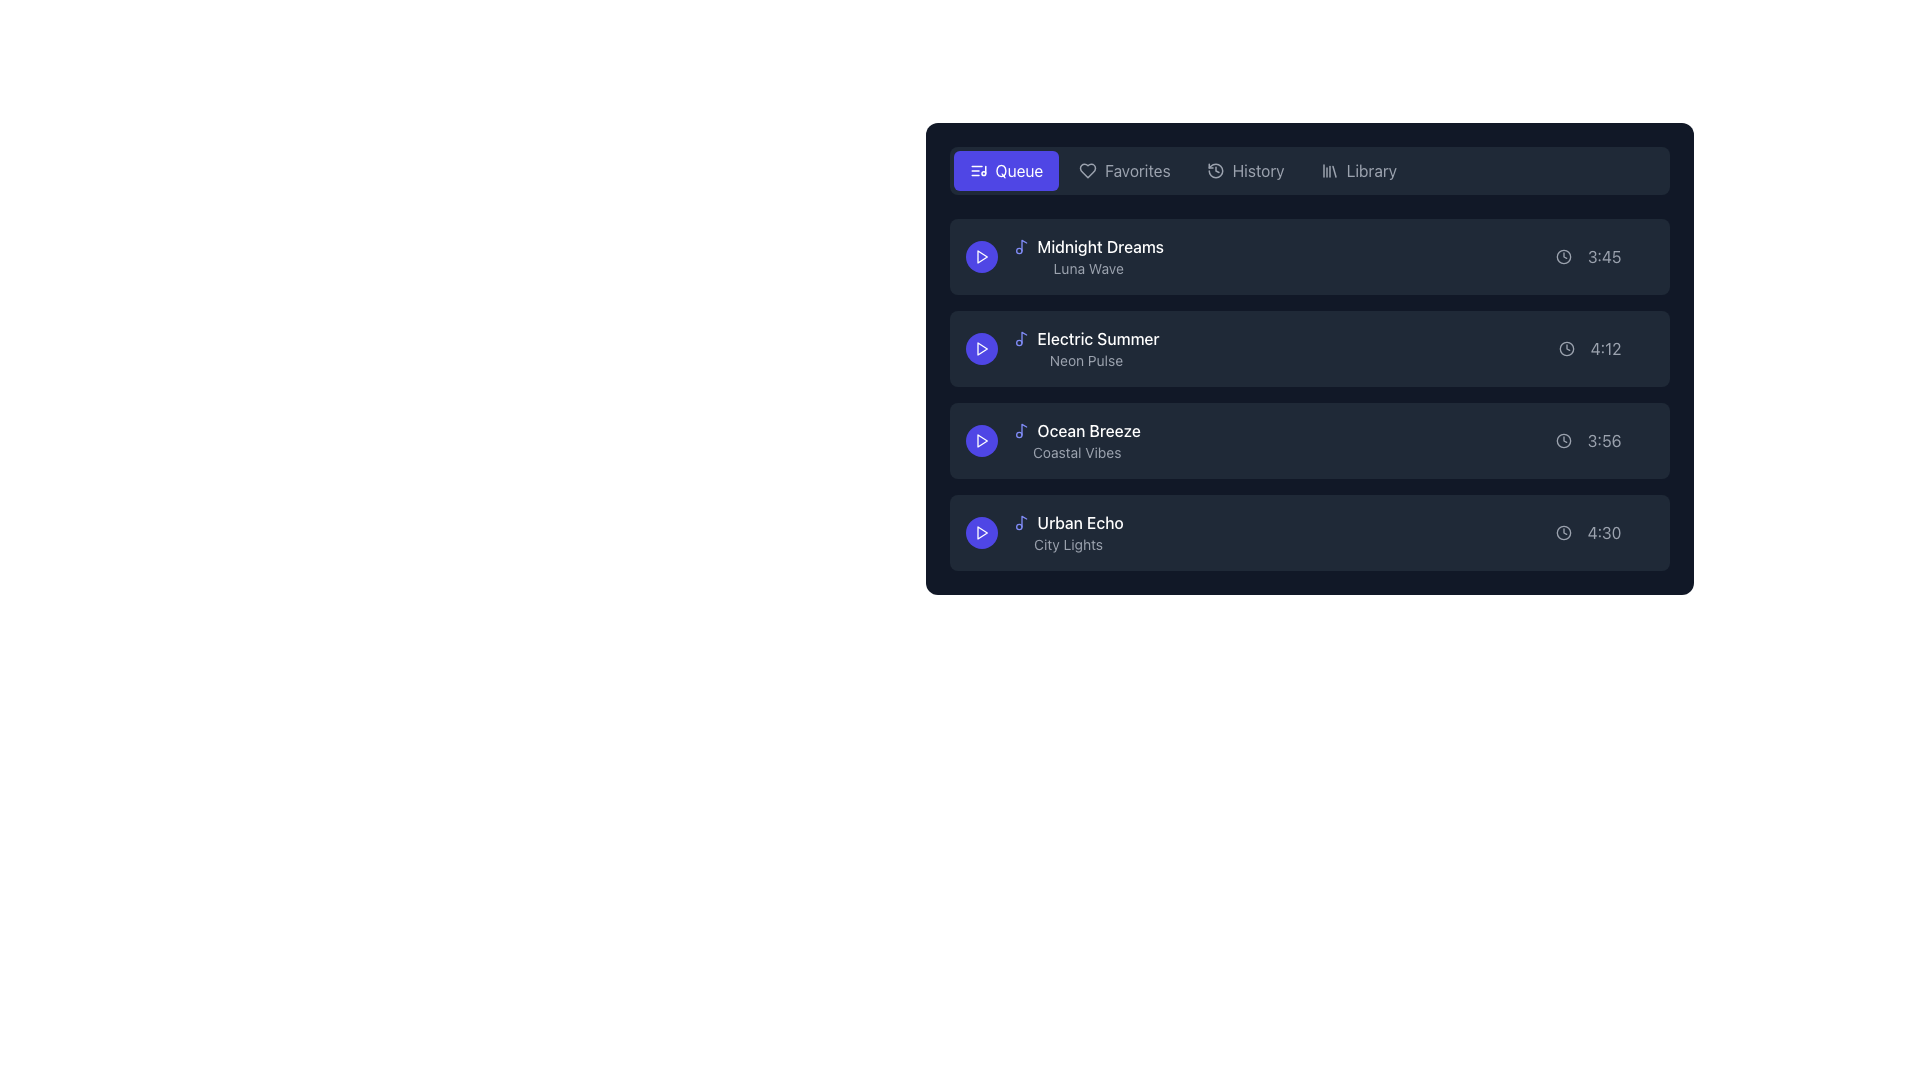 The height and width of the screenshot is (1080, 1920). Describe the element at coordinates (1019, 169) in the screenshot. I see `the 'Queue' text label, which is styled in white on a blue background and located within a button in the navigation bar` at that location.